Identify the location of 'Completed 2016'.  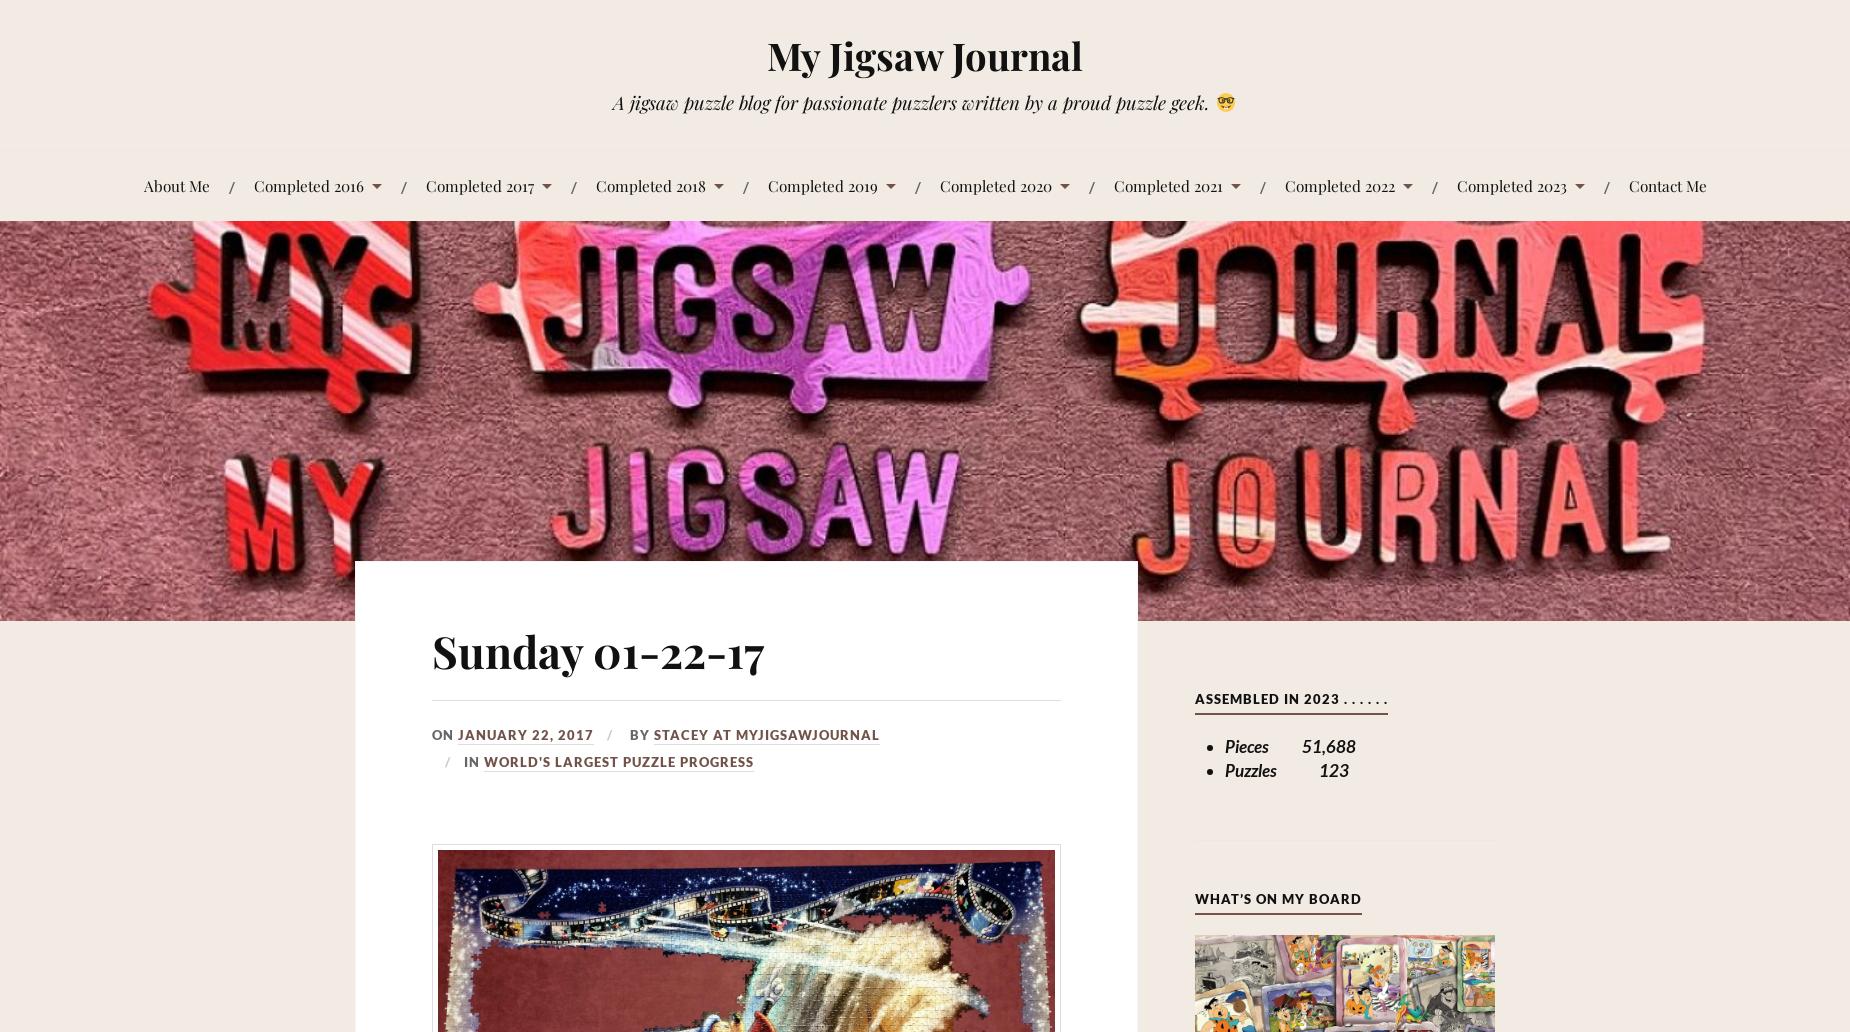
(252, 183).